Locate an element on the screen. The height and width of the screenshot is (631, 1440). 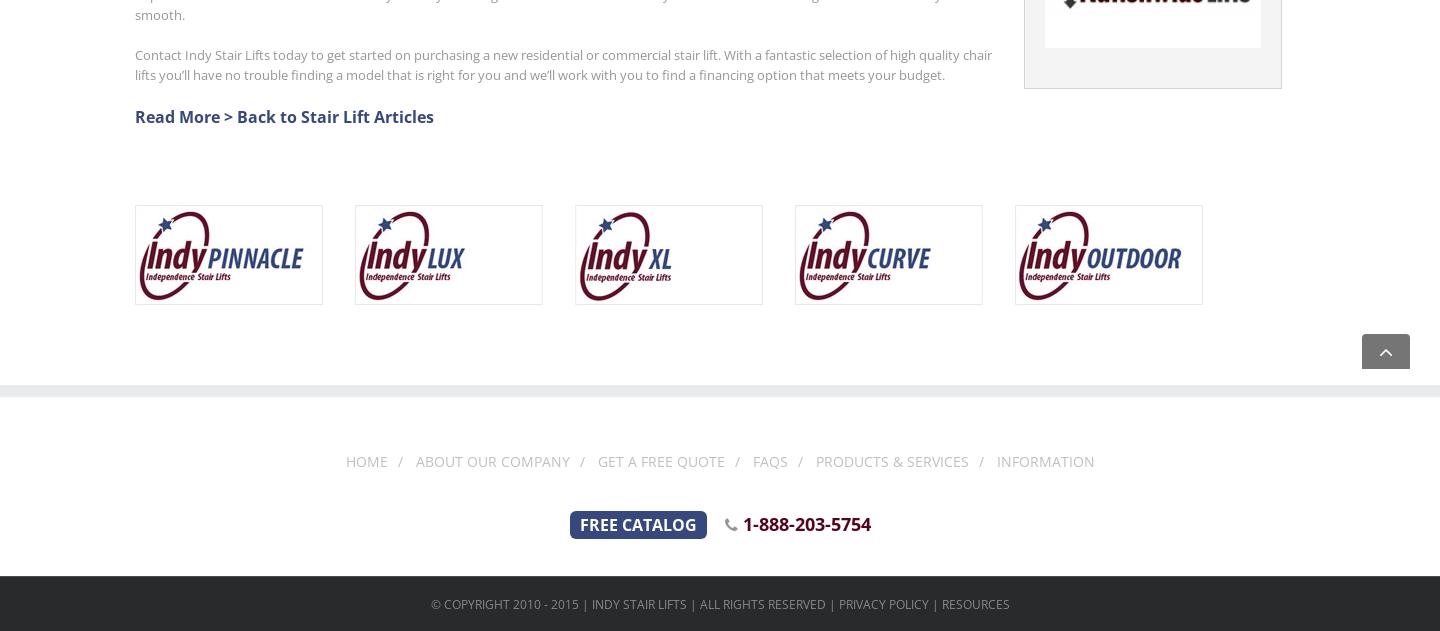
'Get a FREE Quote' is located at coordinates (659, 461).